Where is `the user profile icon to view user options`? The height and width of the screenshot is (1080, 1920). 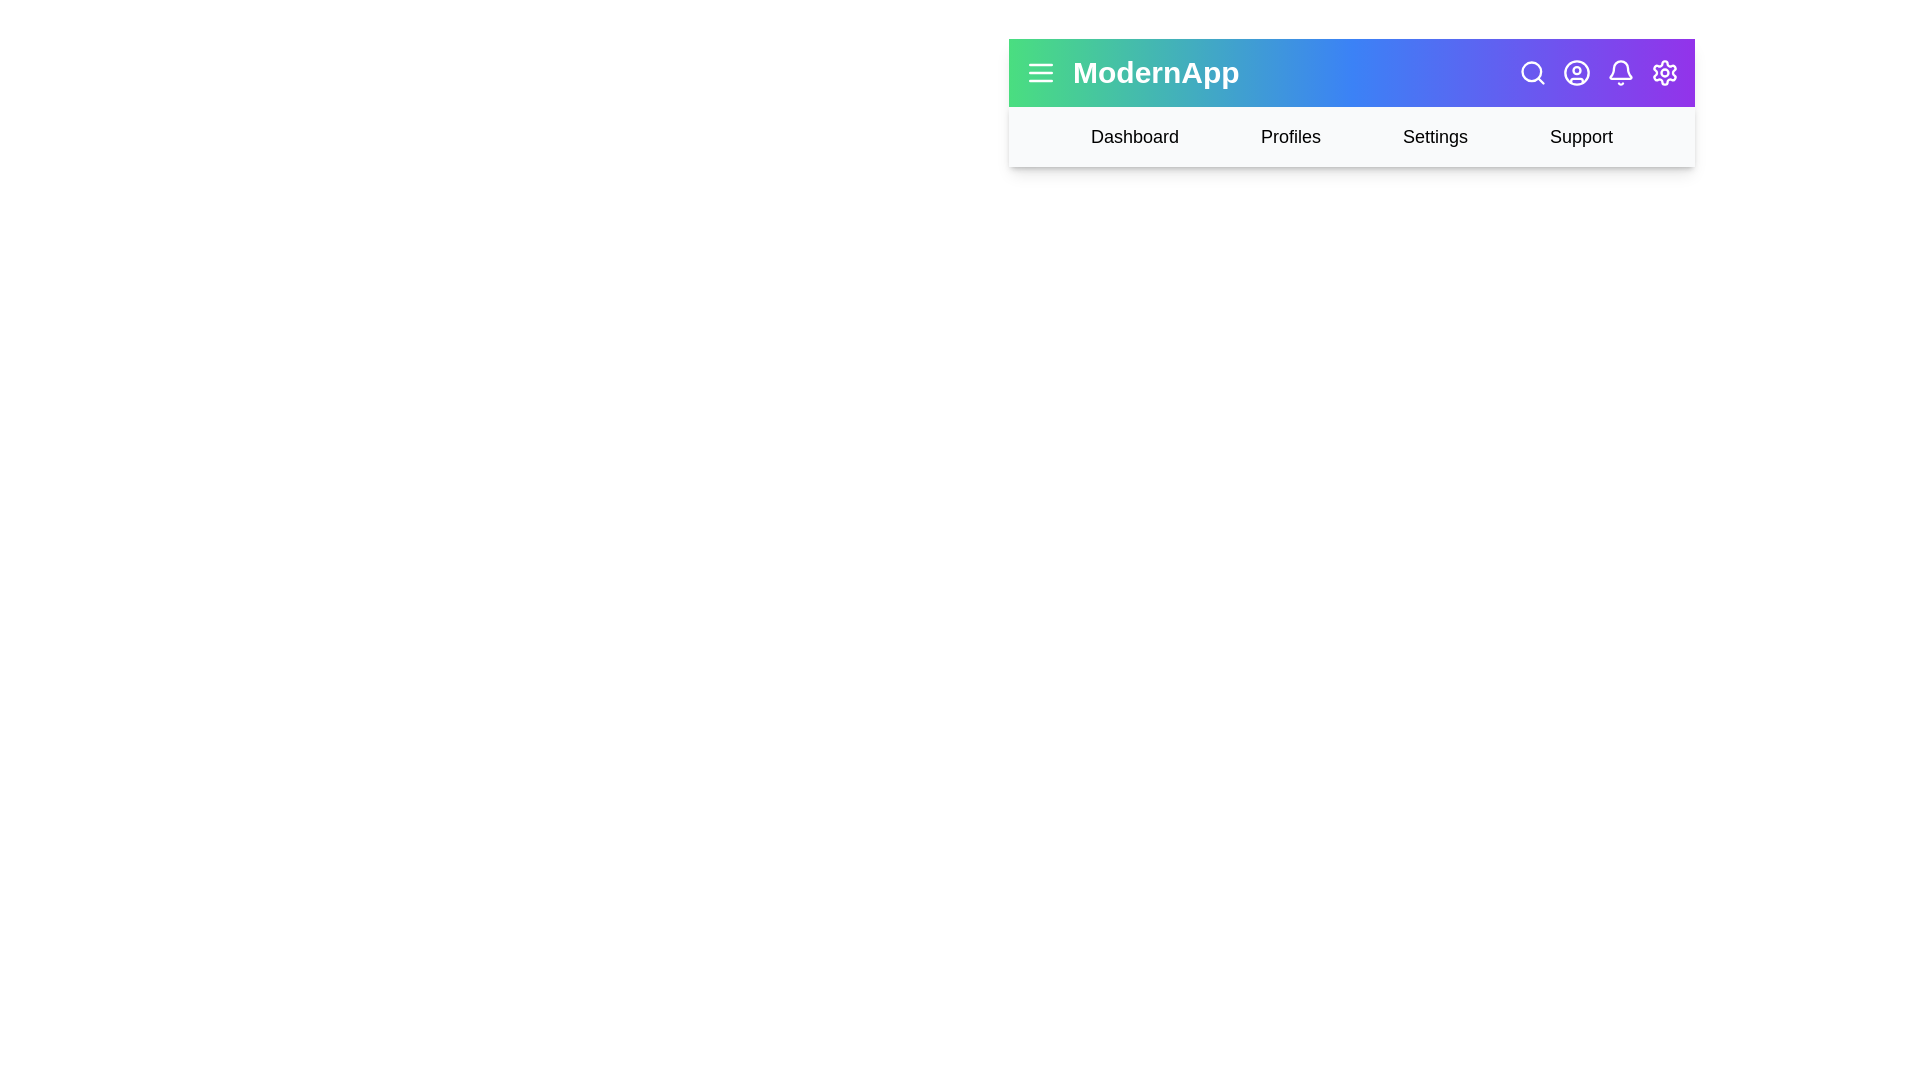
the user profile icon to view user options is located at coordinates (1576, 72).